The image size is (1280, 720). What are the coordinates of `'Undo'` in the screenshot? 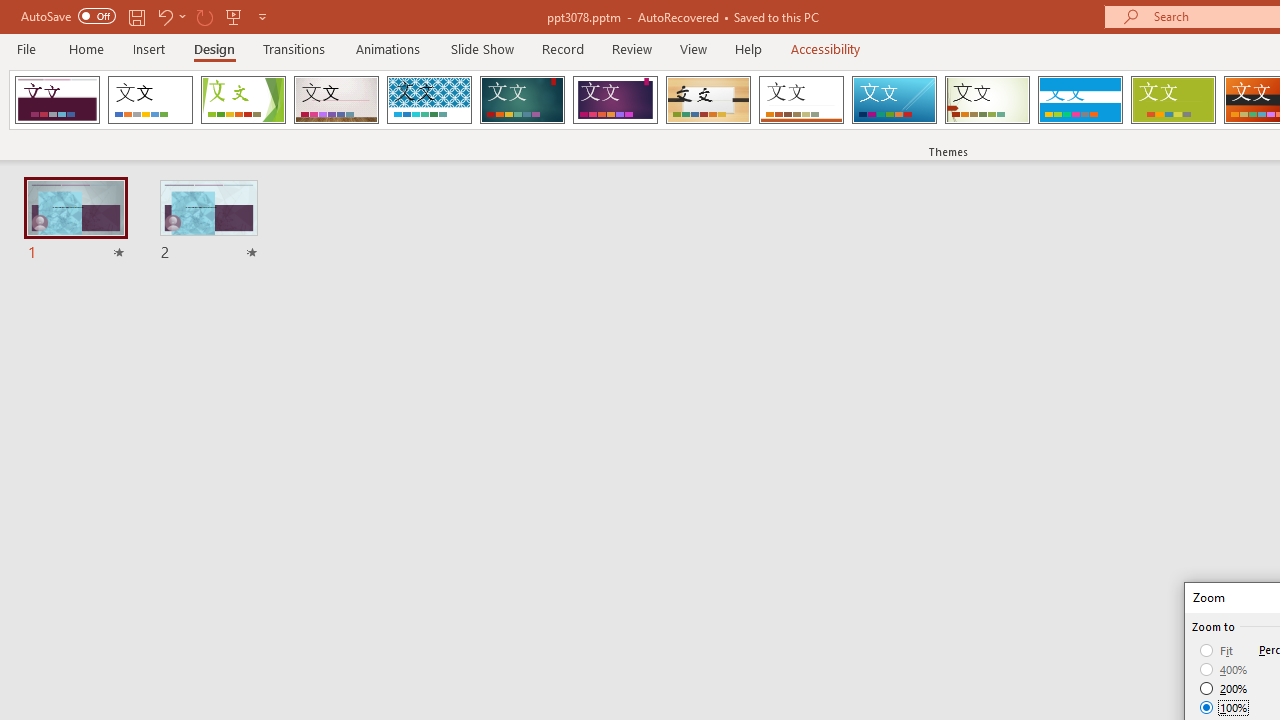 It's located at (170, 16).